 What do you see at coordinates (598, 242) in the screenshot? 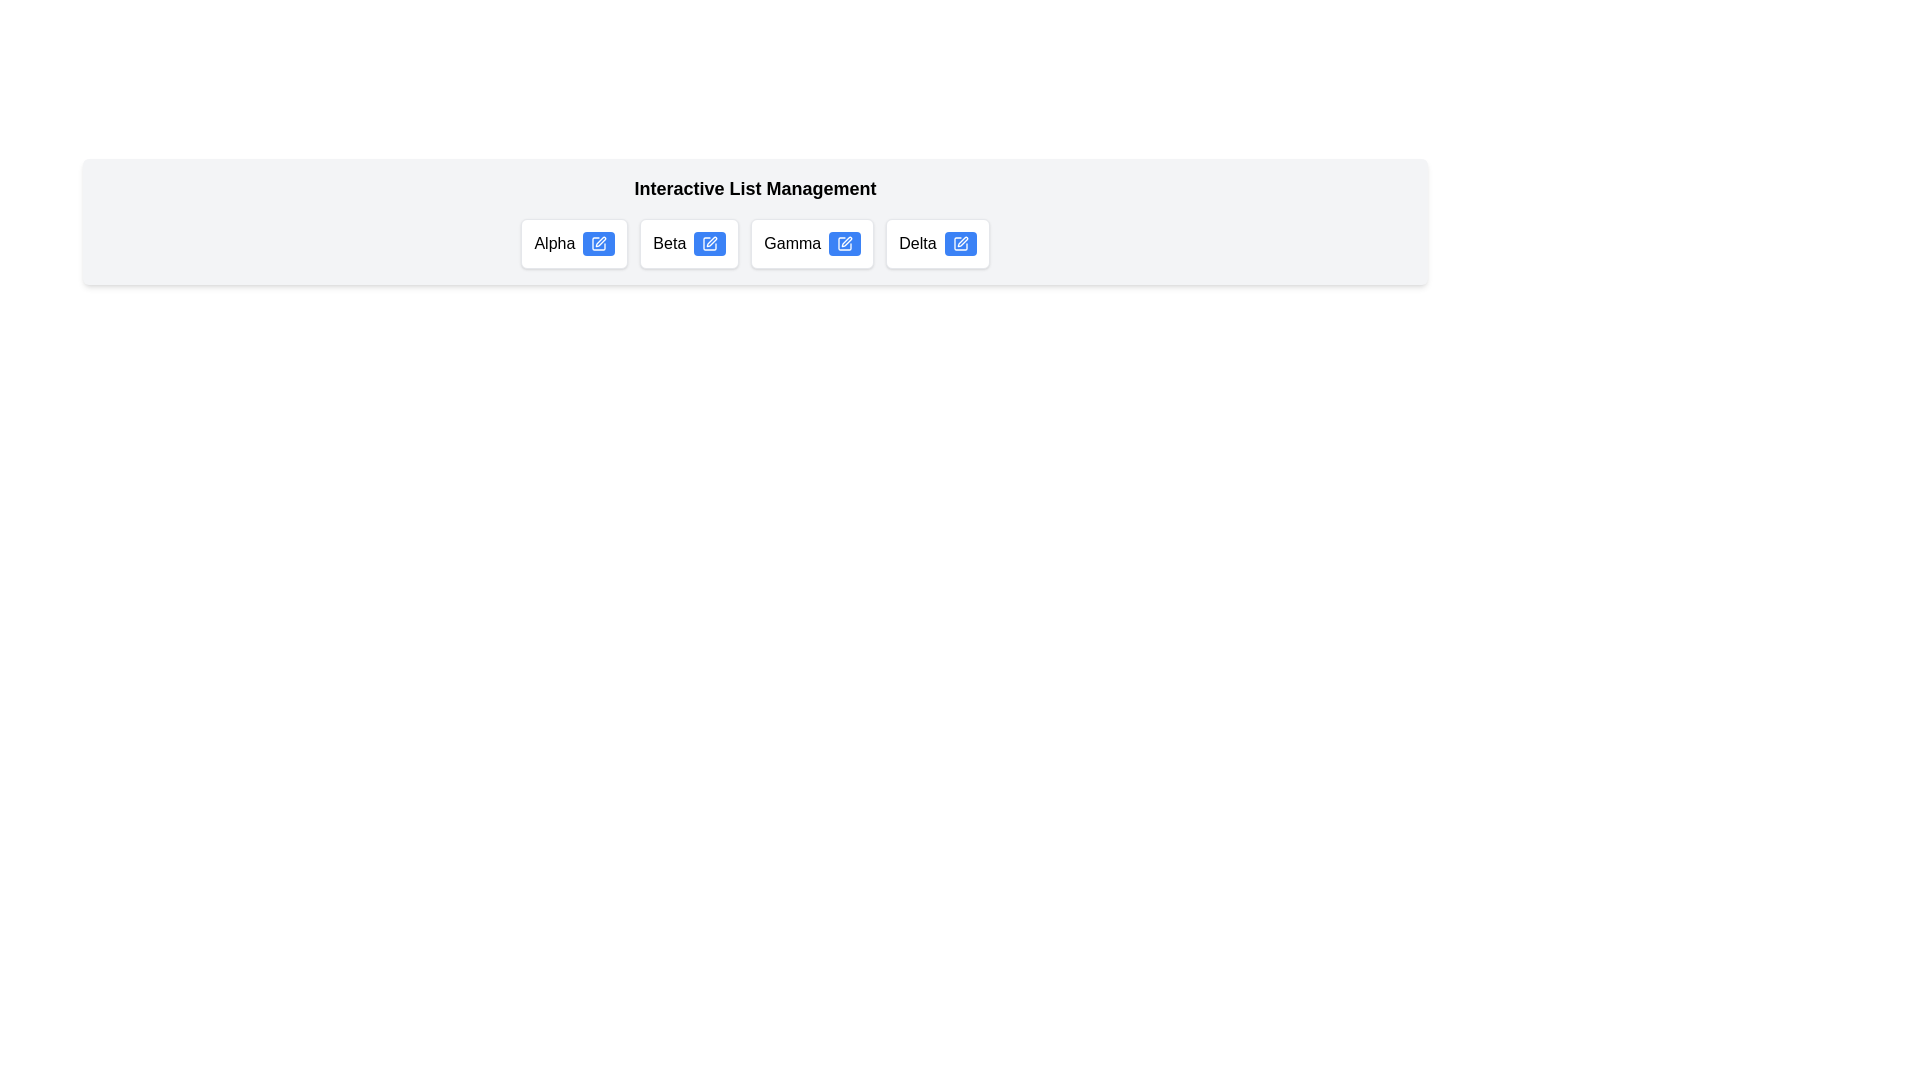
I see `the blue circular icon with a white pen symbol, part of the 'Alpha' button` at bounding box center [598, 242].